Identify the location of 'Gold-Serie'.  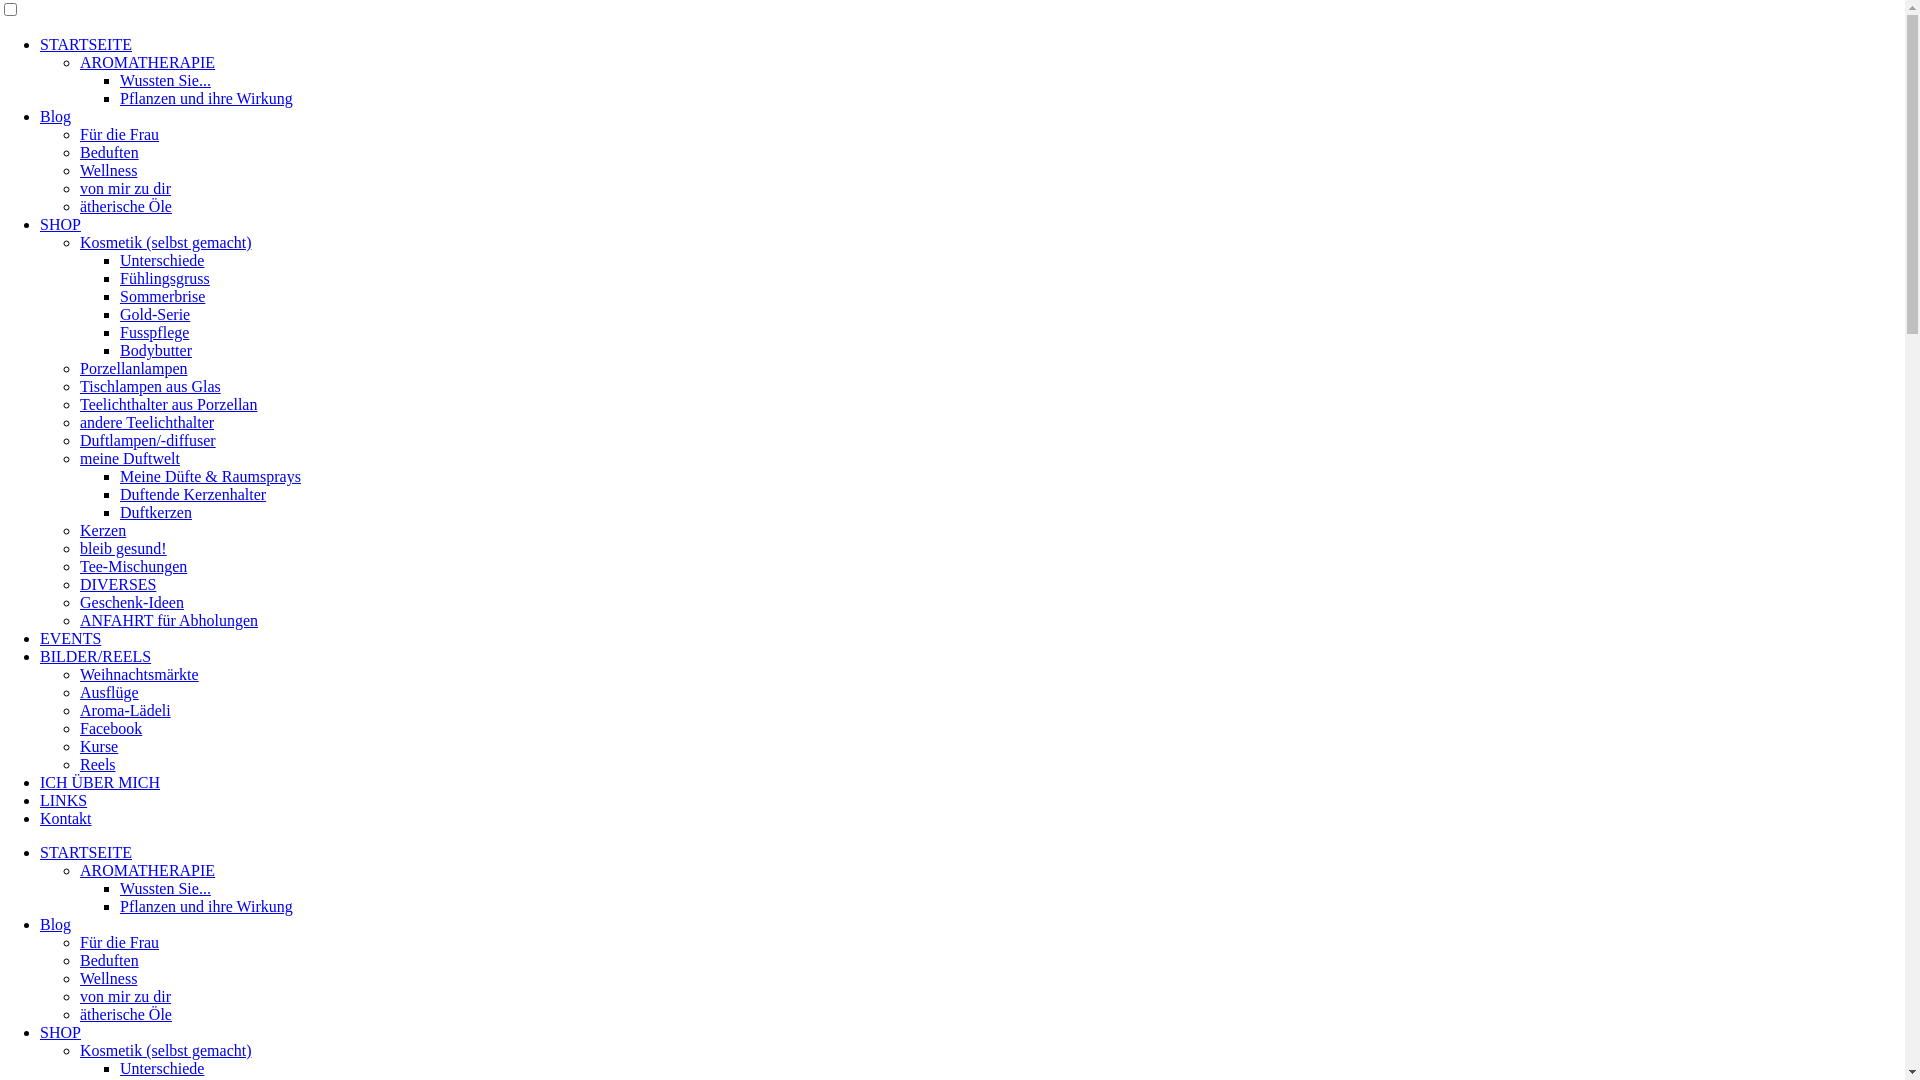
(119, 314).